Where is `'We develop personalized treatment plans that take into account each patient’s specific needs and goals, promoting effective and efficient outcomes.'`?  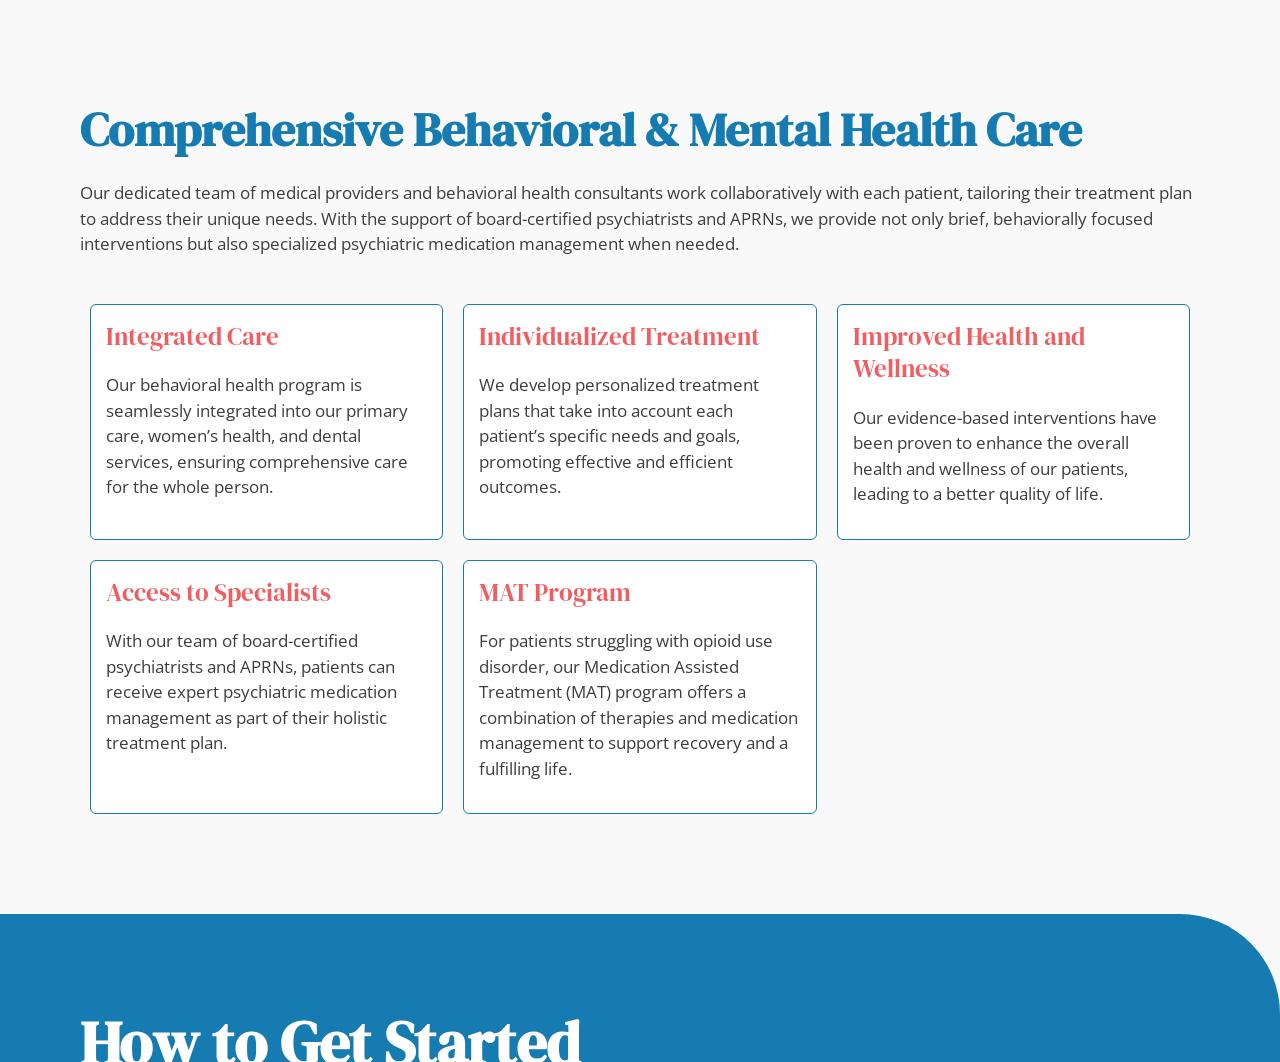 'We develop personalized treatment plans that take into account each patient’s specific needs and goals, promoting effective and efficient outcomes.' is located at coordinates (618, 434).